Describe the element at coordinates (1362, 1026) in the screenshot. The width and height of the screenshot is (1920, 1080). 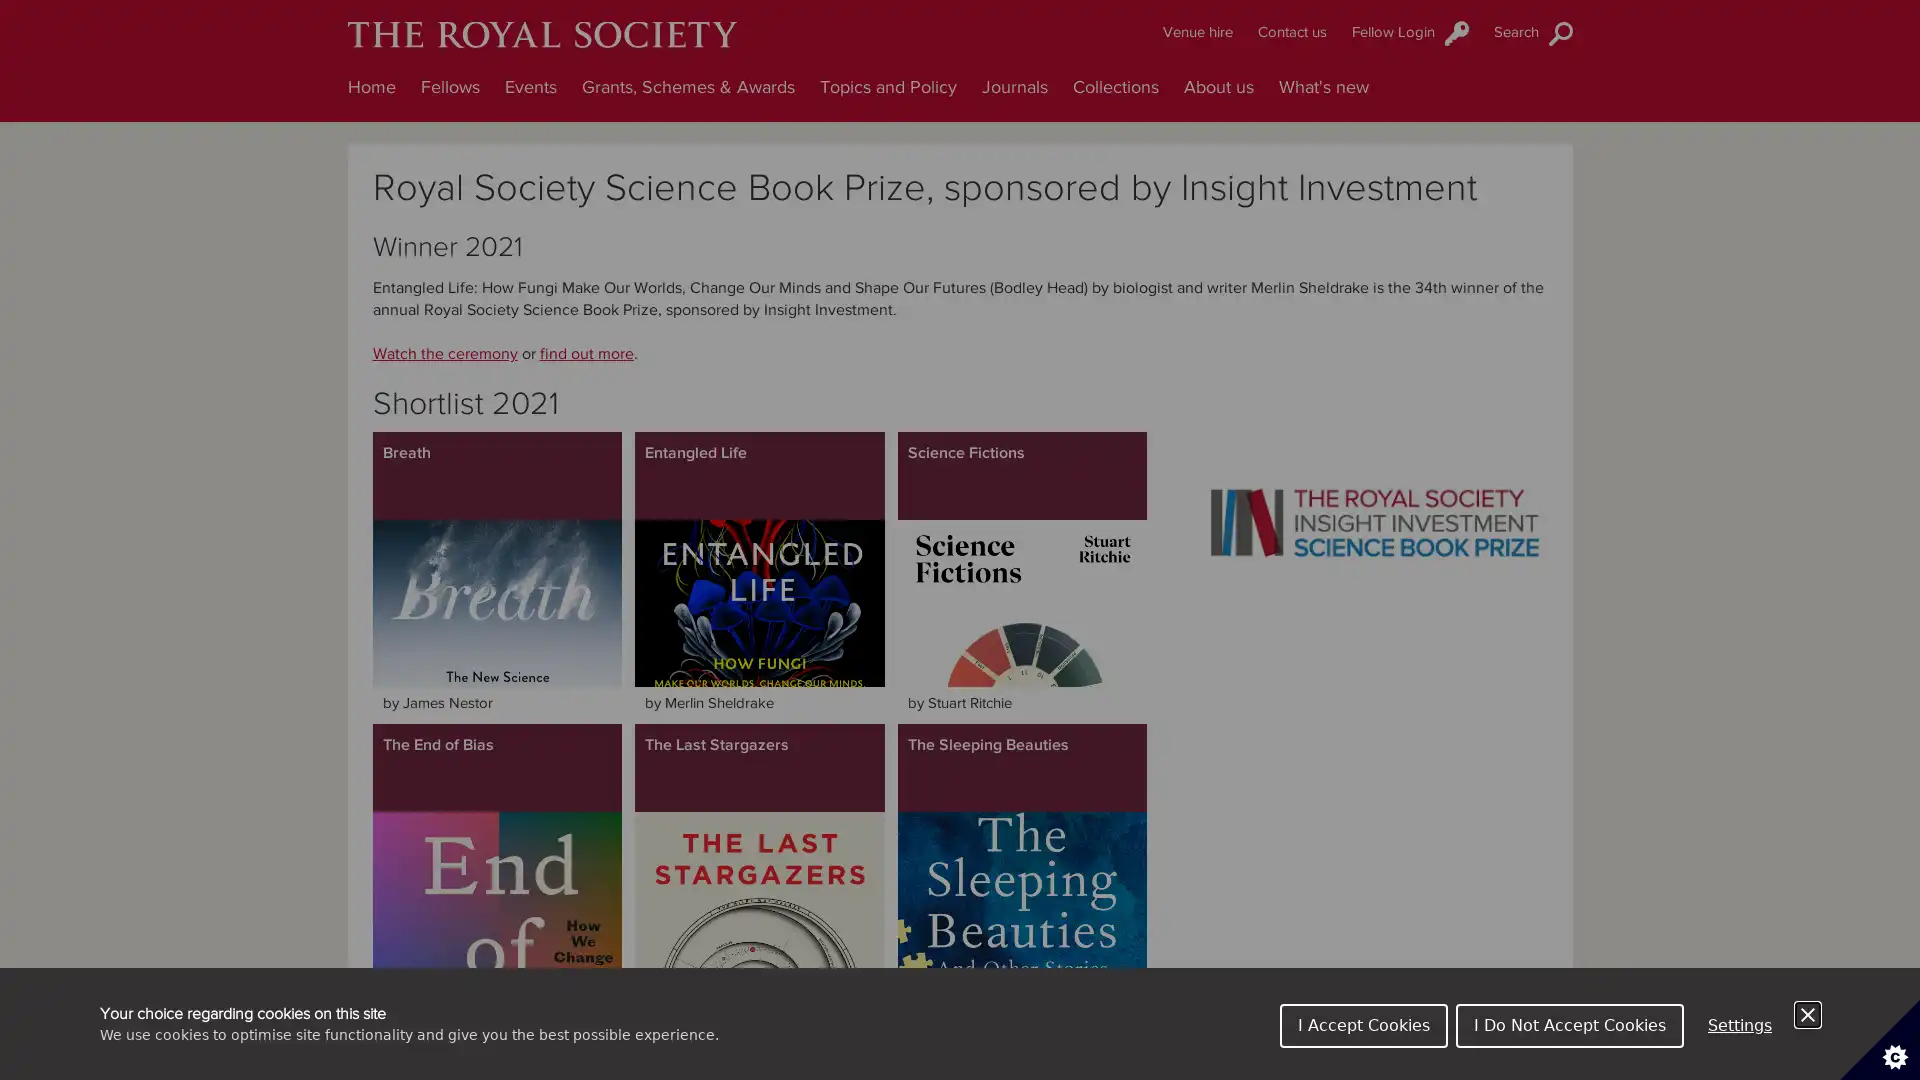
I see `I Accept Cookies` at that location.